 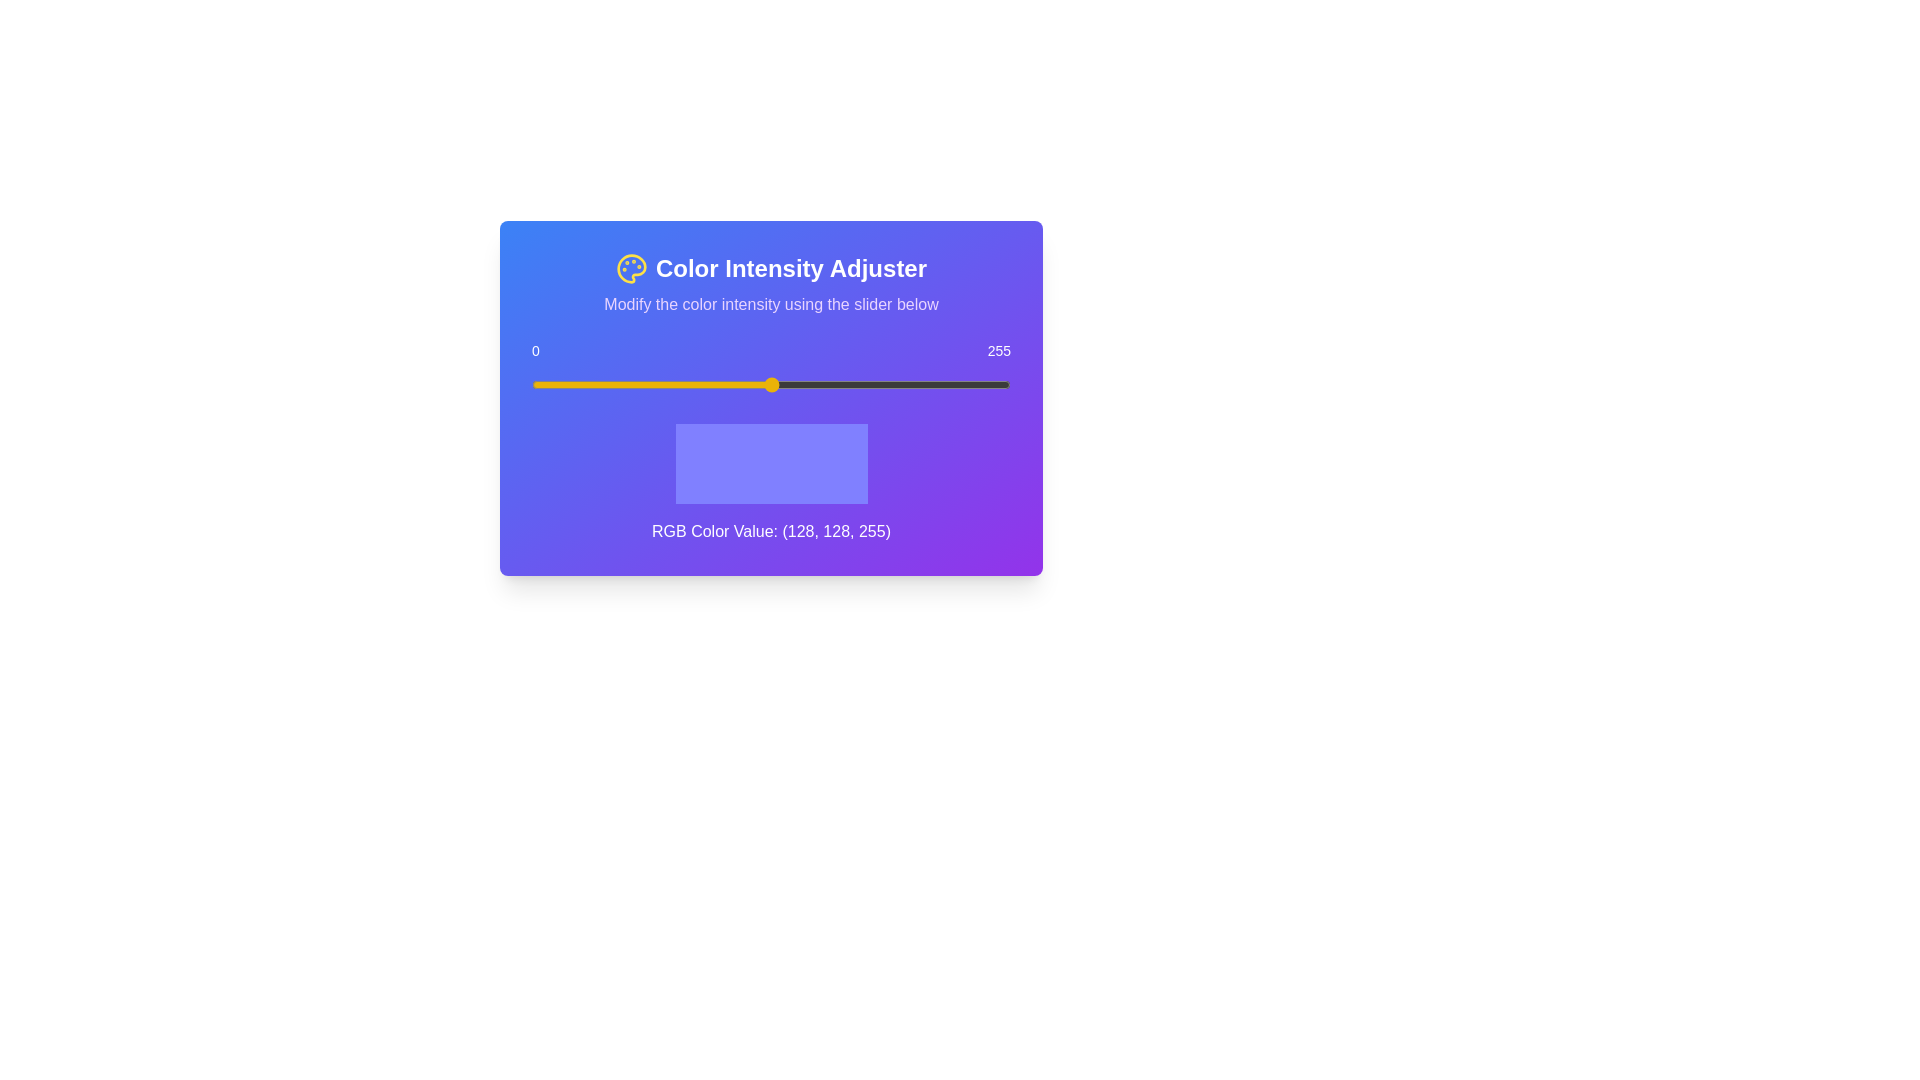 I want to click on the slider to set the color intensity to 77, so click(x=676, y=385).